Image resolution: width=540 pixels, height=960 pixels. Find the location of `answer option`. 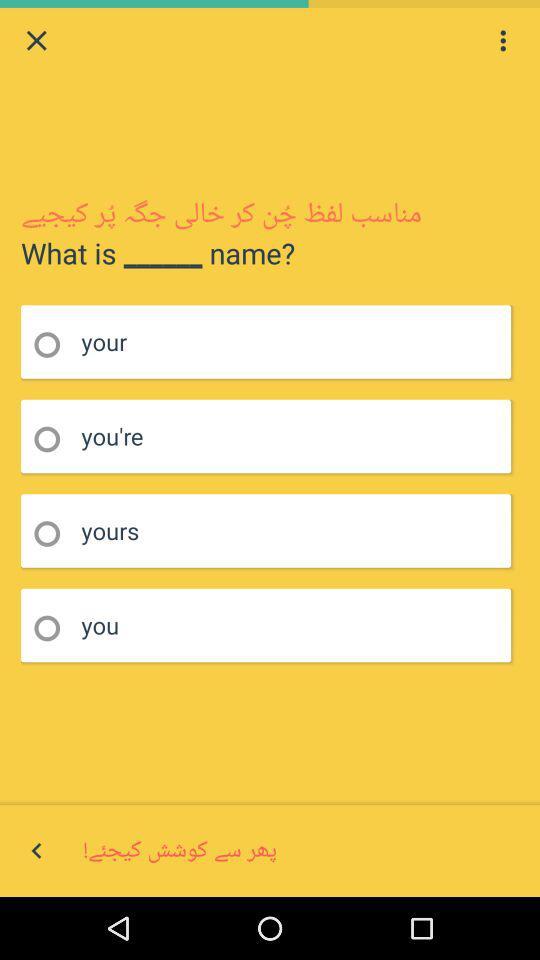

answer option is located at coordinates (53, 533).